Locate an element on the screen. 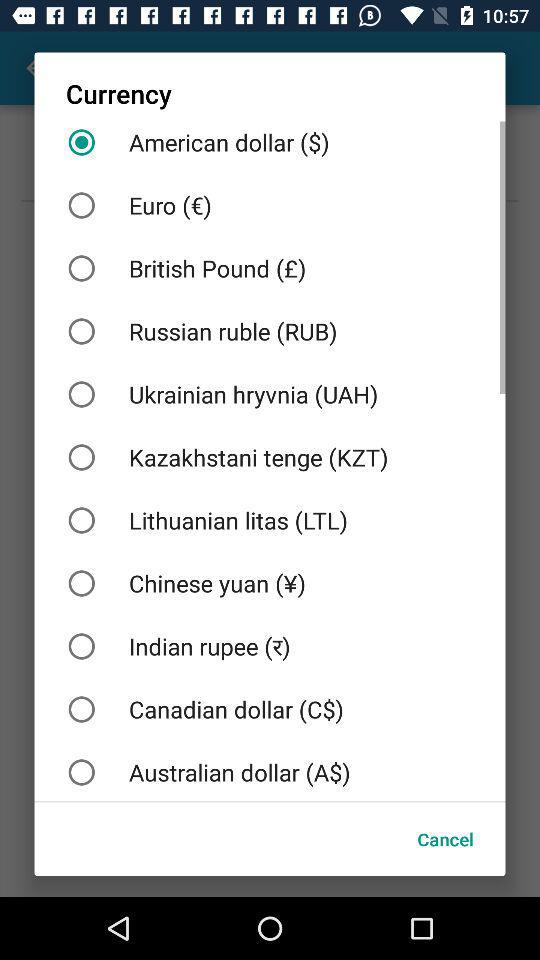  item below australian dollar (a$) item is located at coordinates (445, 839).